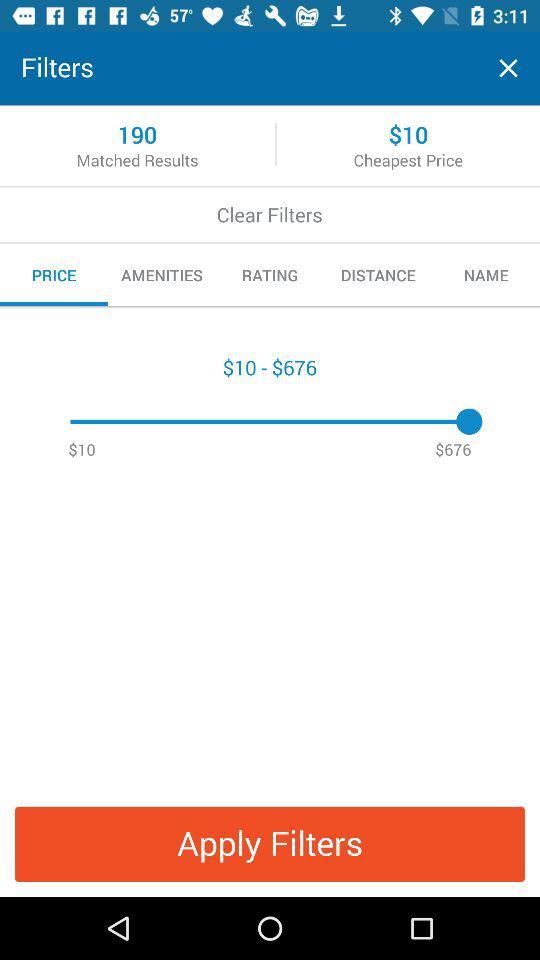 This screenshot has height=960, width=540. What do you see at coordinates (508, 68) in the screenshot?
I see `exit` at bounding box center [508, 68].